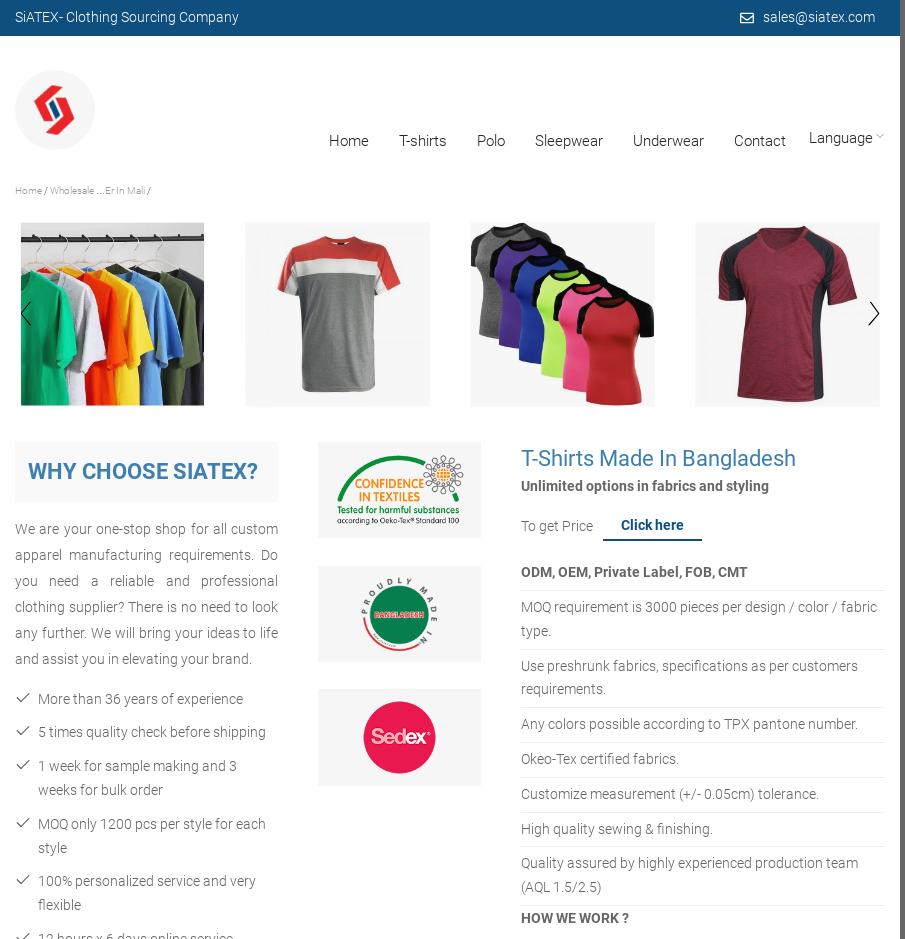 The width and height of the screenshot is (905, 939). Describe the element at coordinates (152, 732) in the screenshot. I see `'5 times quality check before shipping'` at that location.